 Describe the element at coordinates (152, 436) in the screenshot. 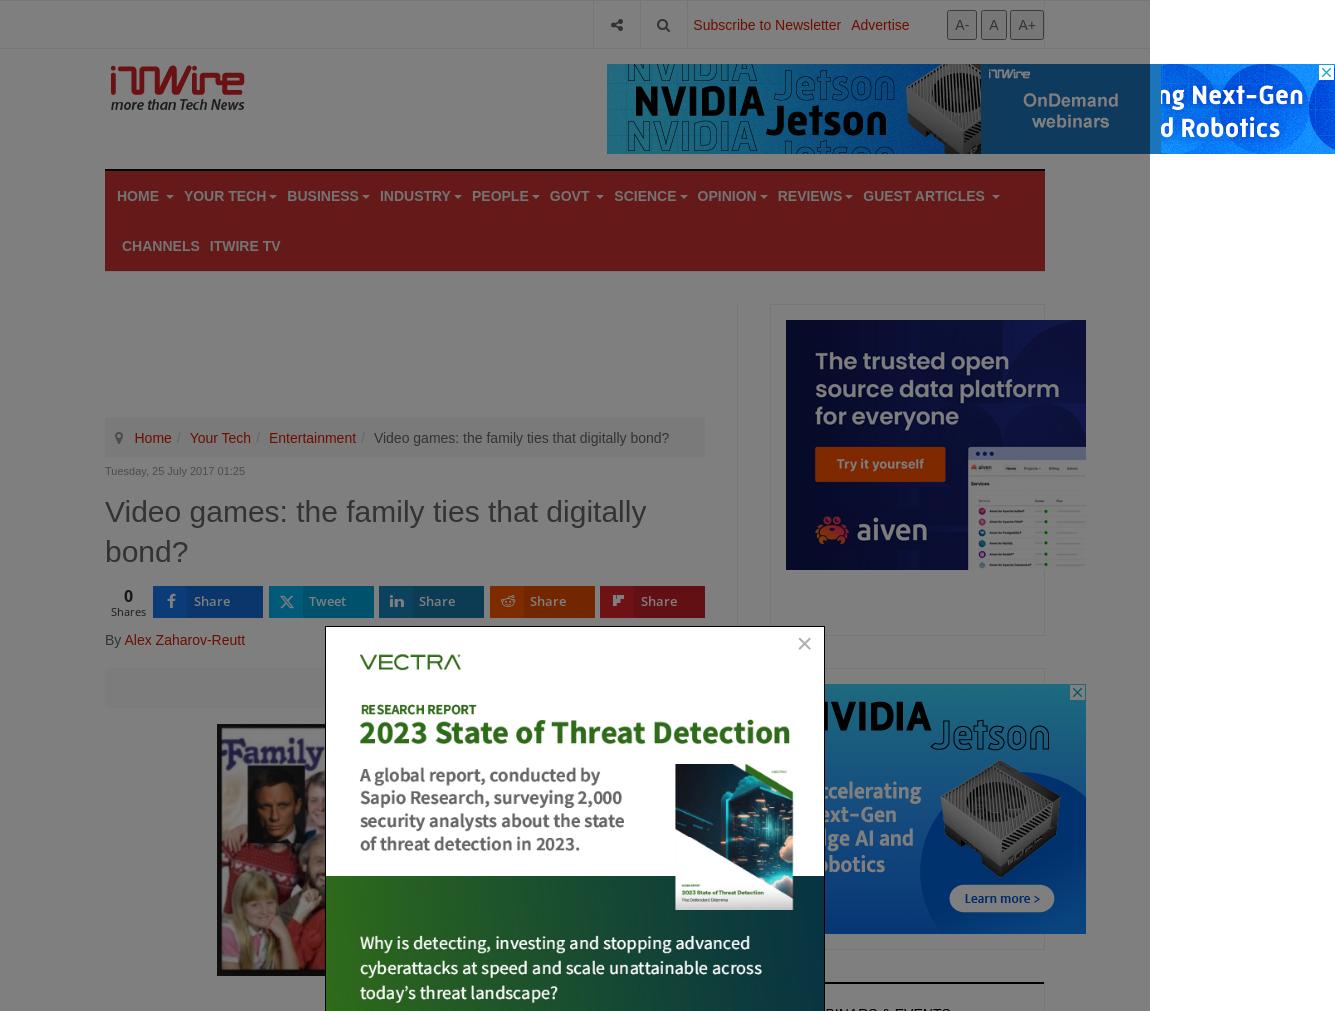

I see `'Home'` at that location.